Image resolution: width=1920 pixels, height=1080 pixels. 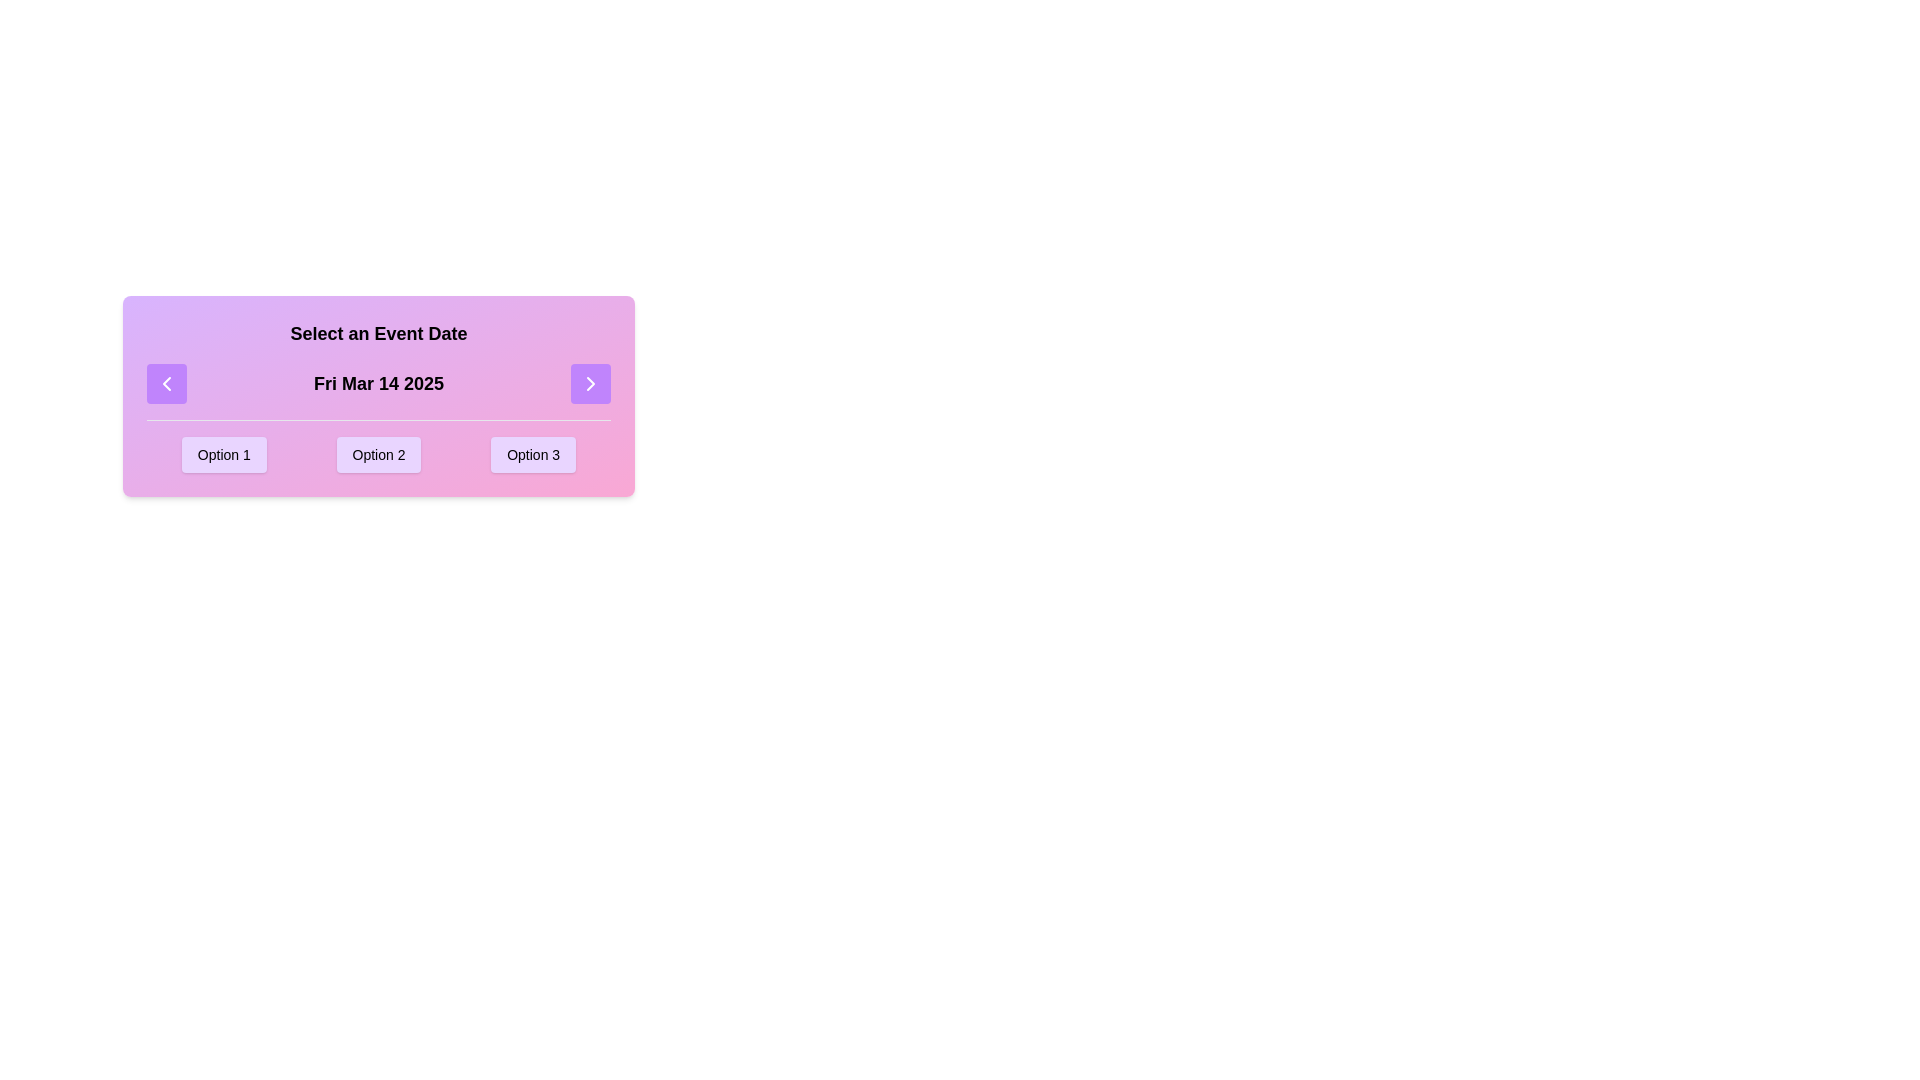 What do you see at coordinates (224, 455) in the screenshot?
I see `the first button labeled 'Option 1'` at bounding box center [224, 455].